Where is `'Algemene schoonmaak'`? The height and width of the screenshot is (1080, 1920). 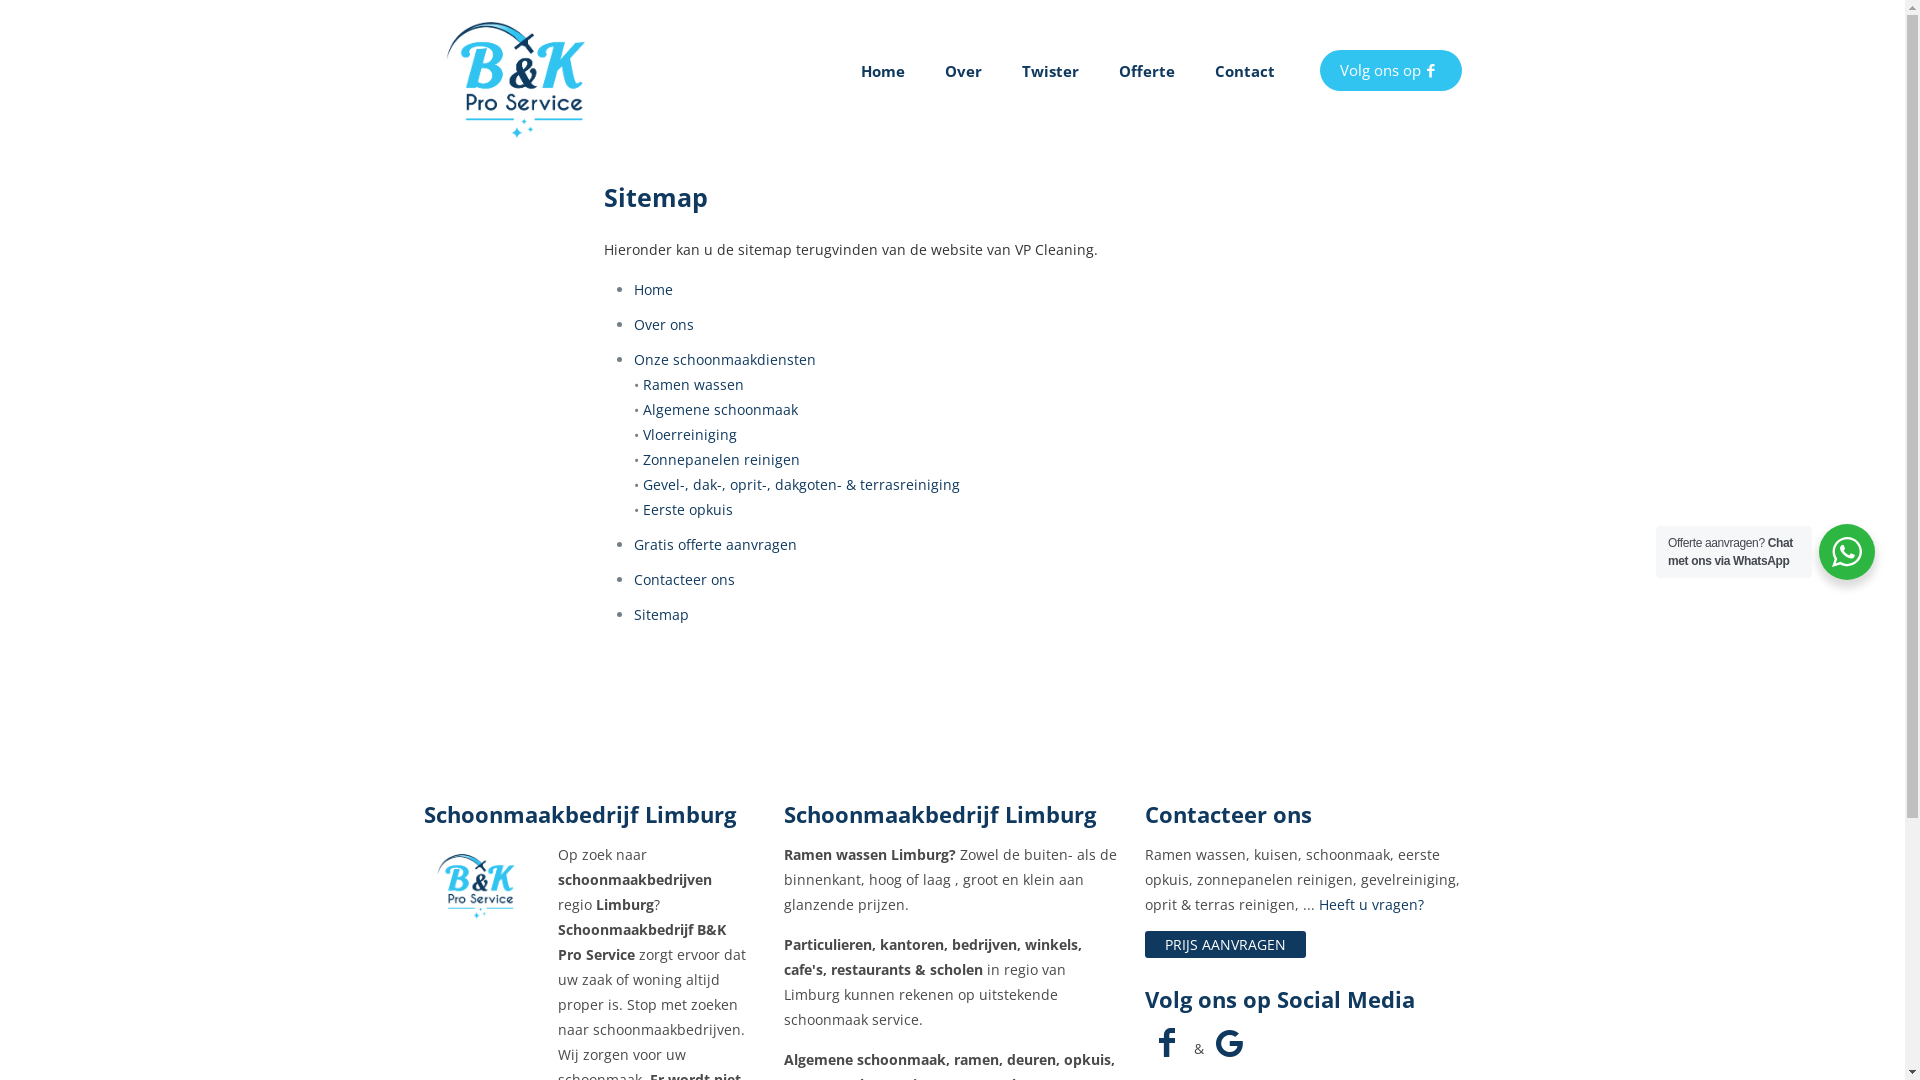
'Algemene schoonmaak' is located at coordinates (720, 408).